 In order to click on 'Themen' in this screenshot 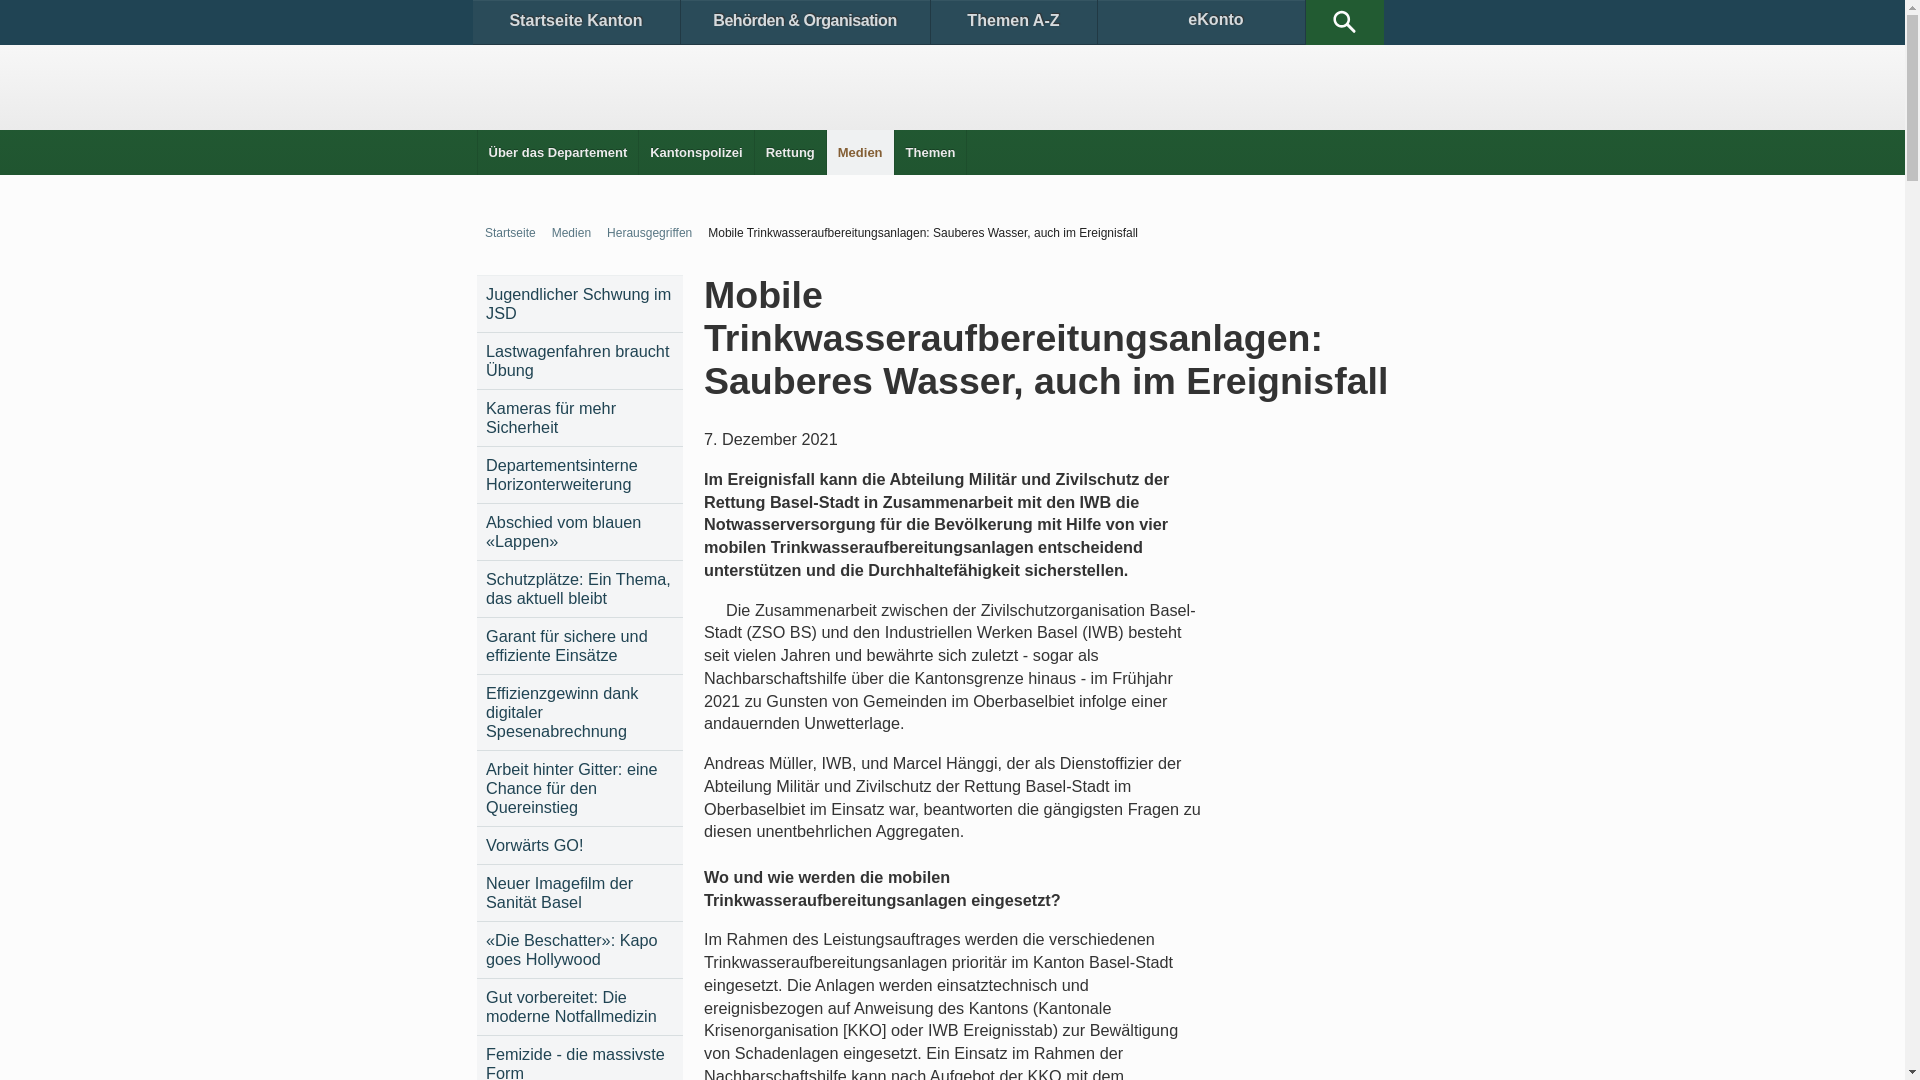, I will do `click(930, 151)`.